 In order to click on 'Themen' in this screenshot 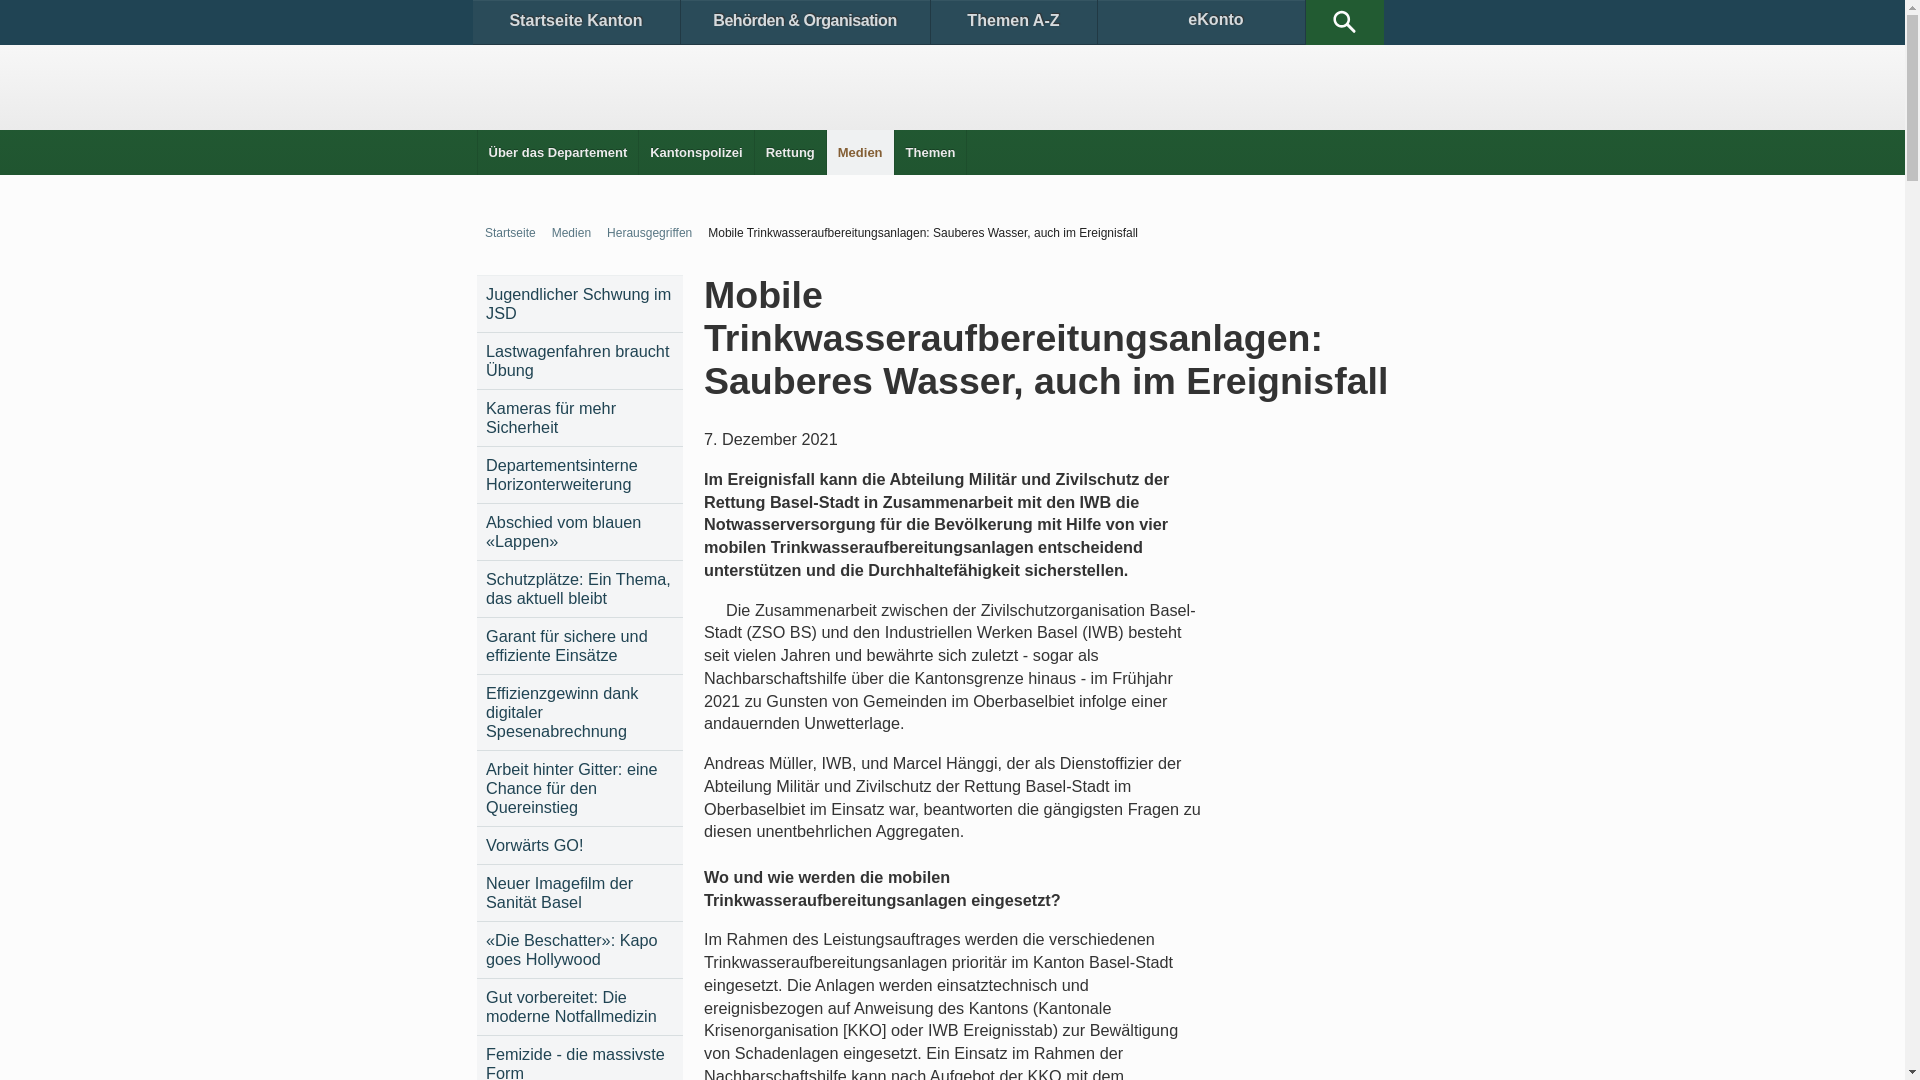, I will do `click(930, 151)`.